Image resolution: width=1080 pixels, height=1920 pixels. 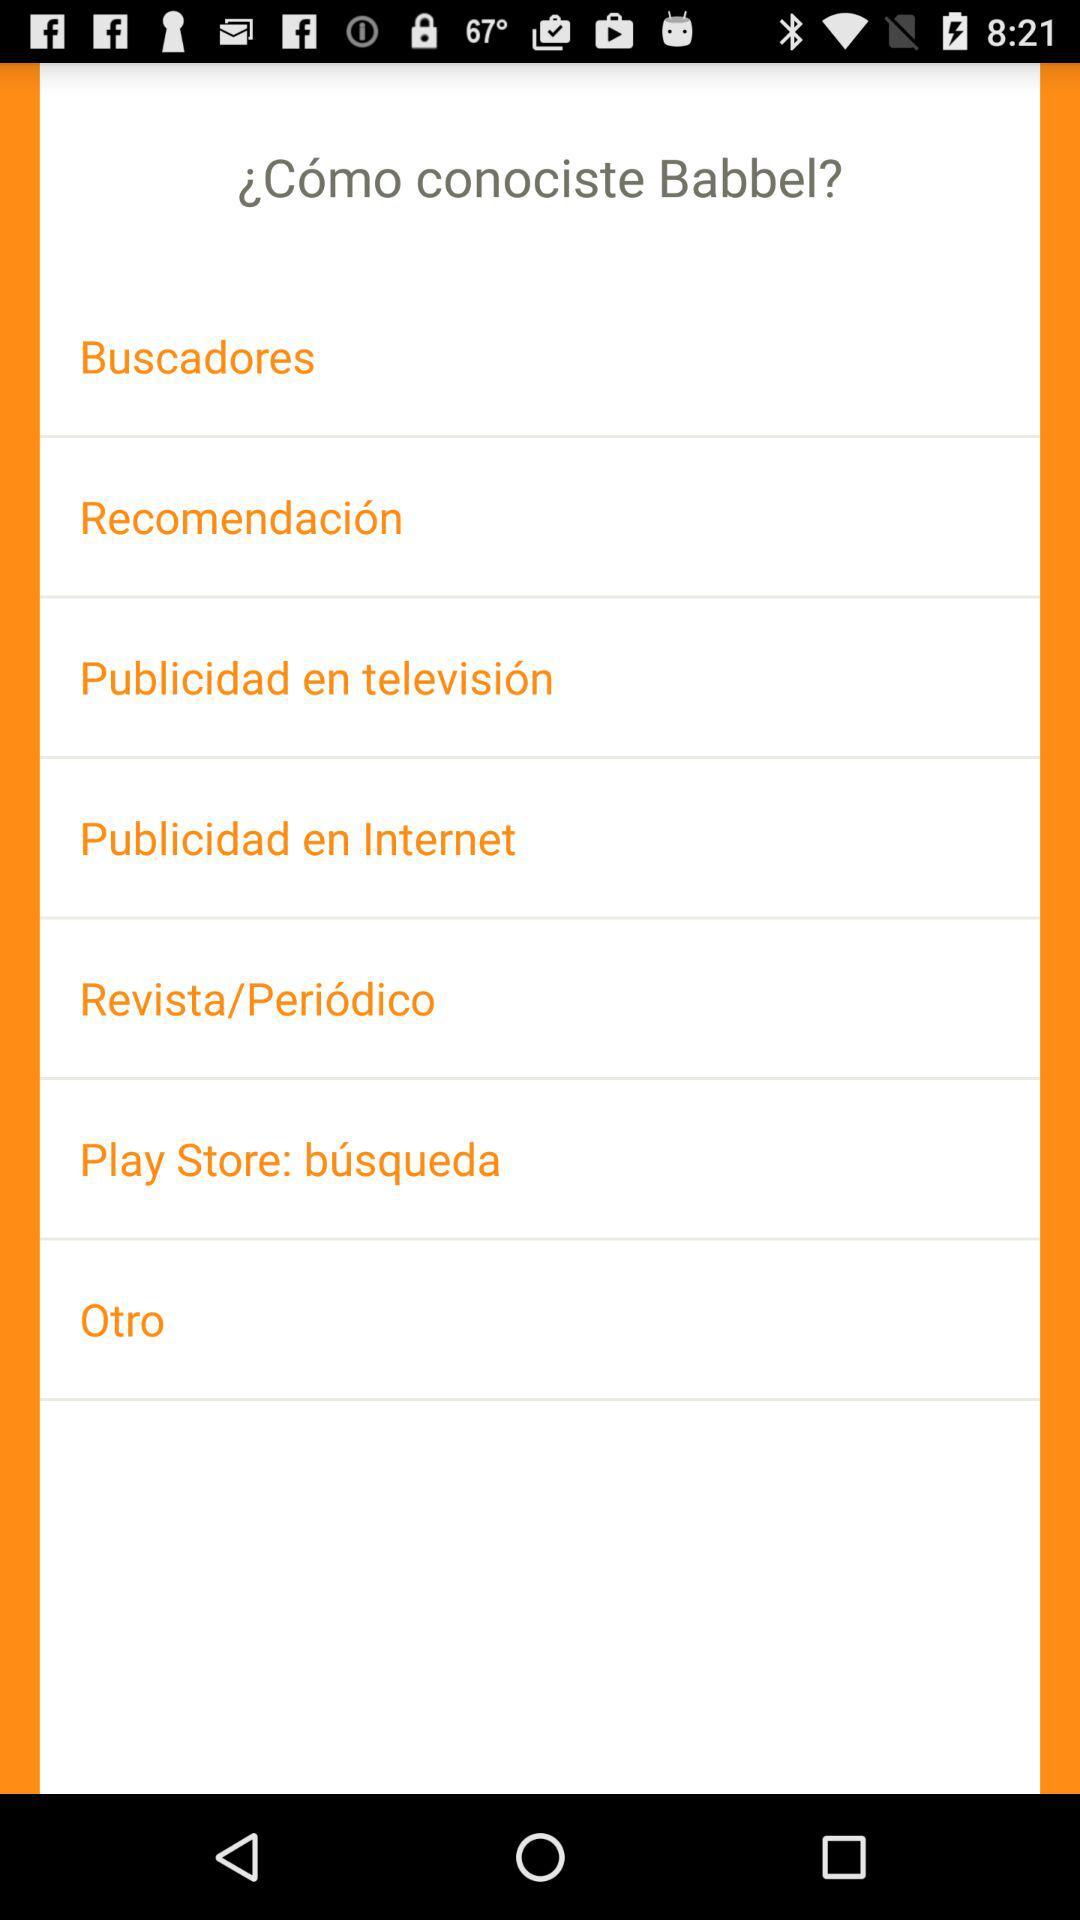 I want to click on the buscadores item, so click(x=540, y=356).